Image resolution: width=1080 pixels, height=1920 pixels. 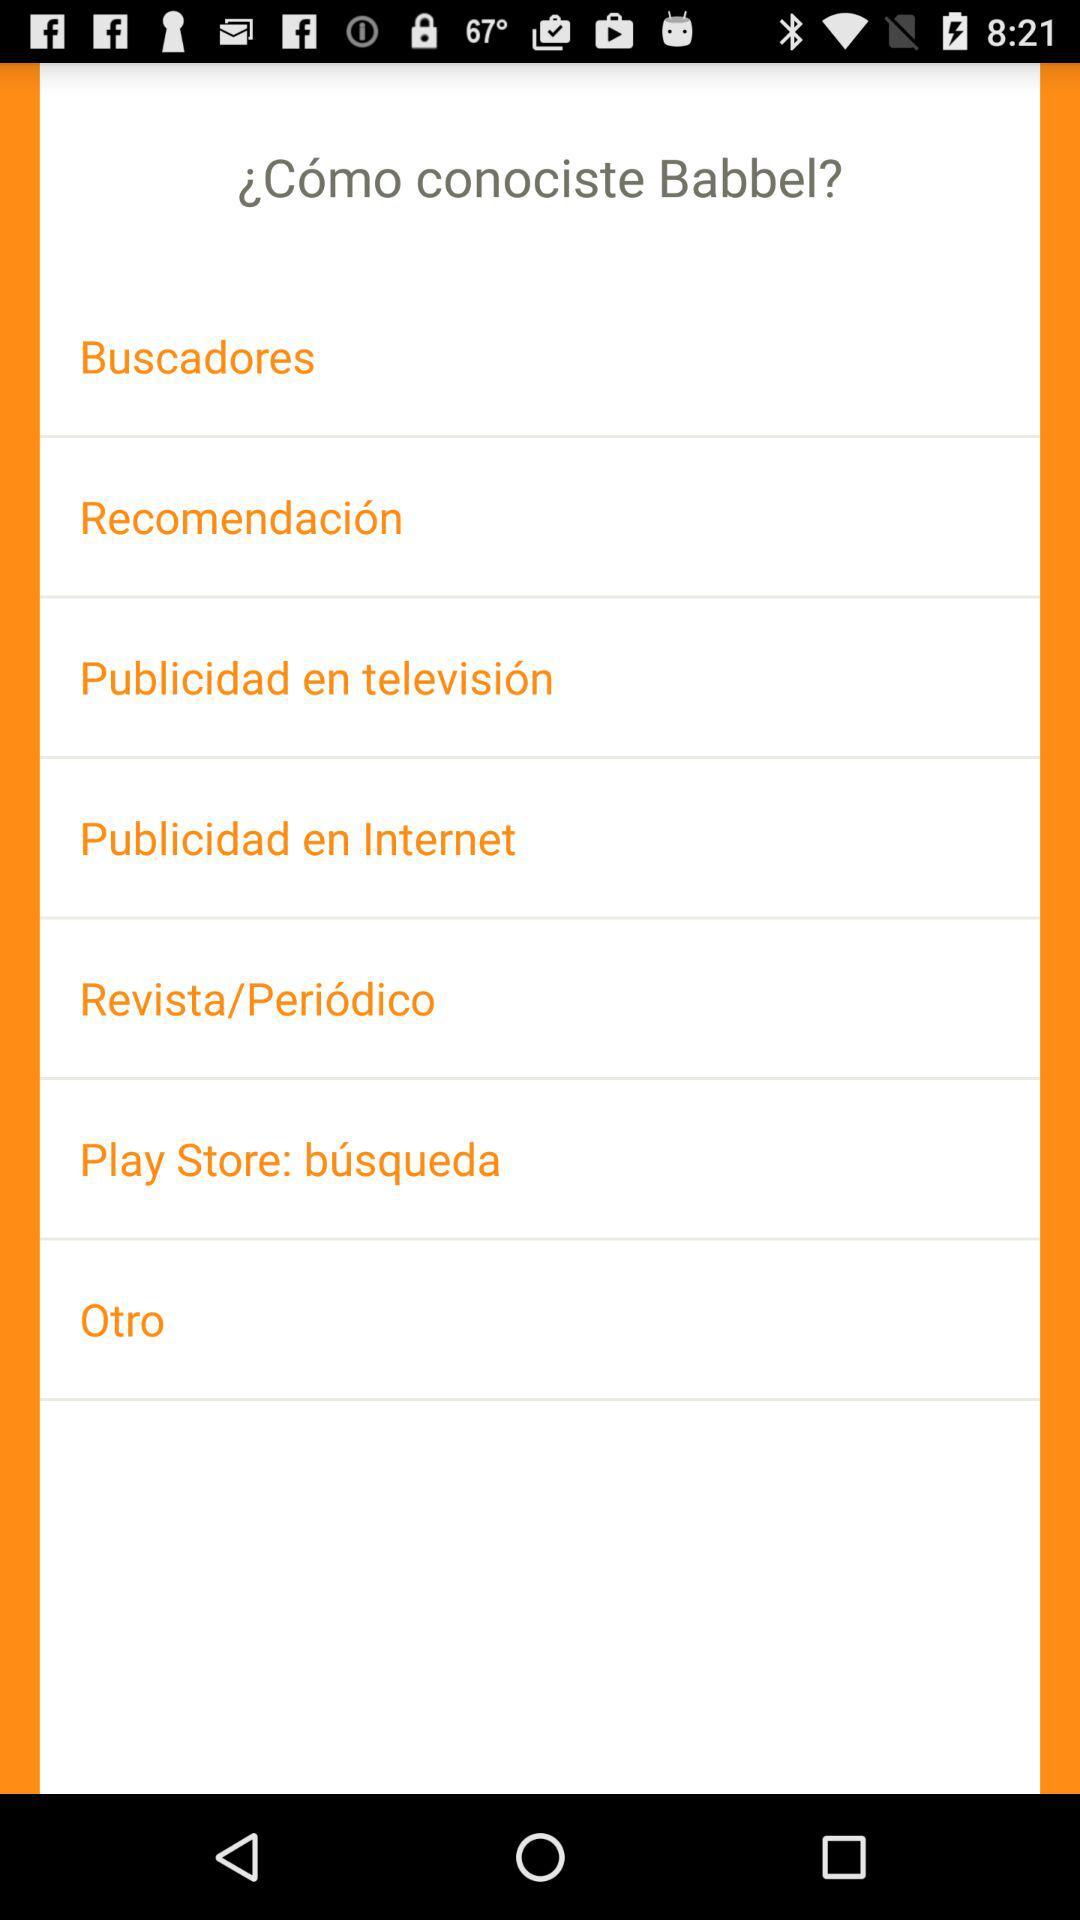 I want to click on the buscadores item, so click(x=540, y=356).